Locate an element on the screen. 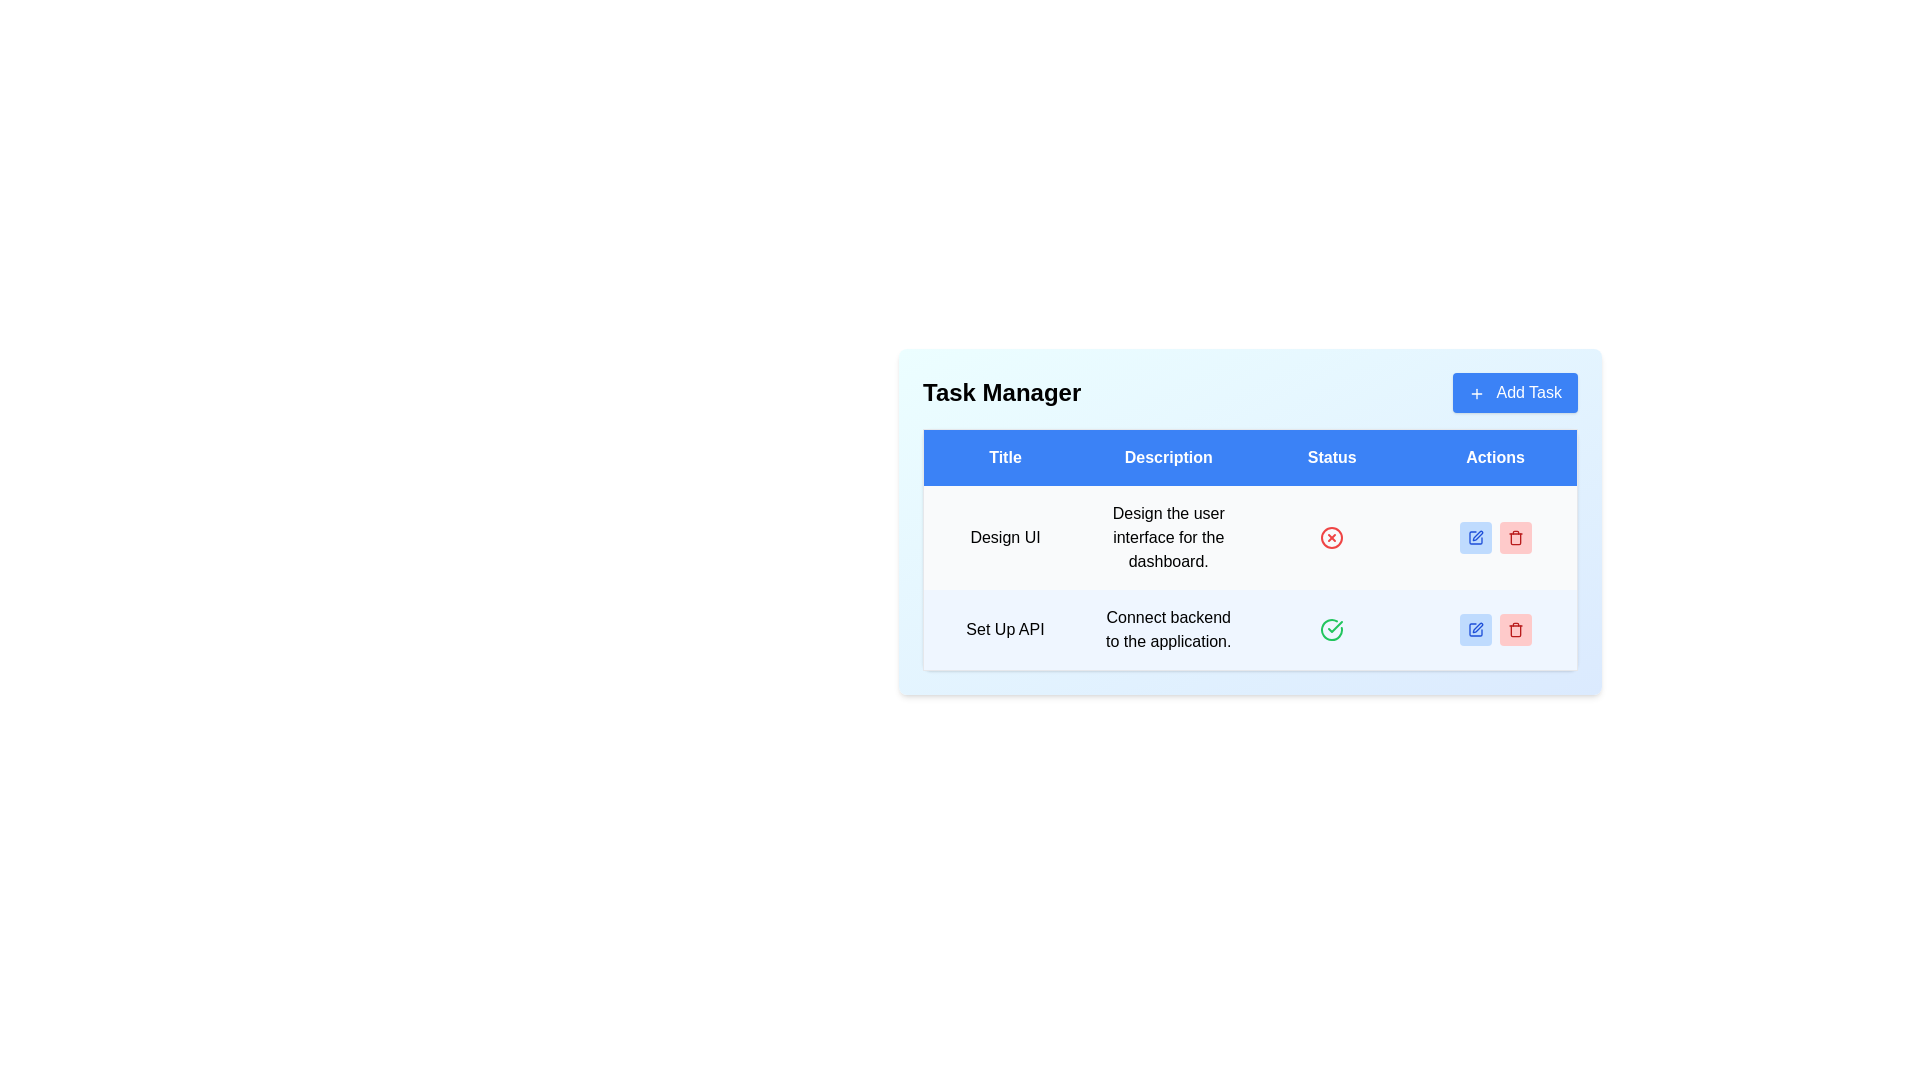 This screenshot has width=1920, height=1080. the negative status indicator icon located in the 'Status' column of the task management table for the 'Design UI' row, which visually denotes a failed status for the associated task is located at coordinates (1332, 537).